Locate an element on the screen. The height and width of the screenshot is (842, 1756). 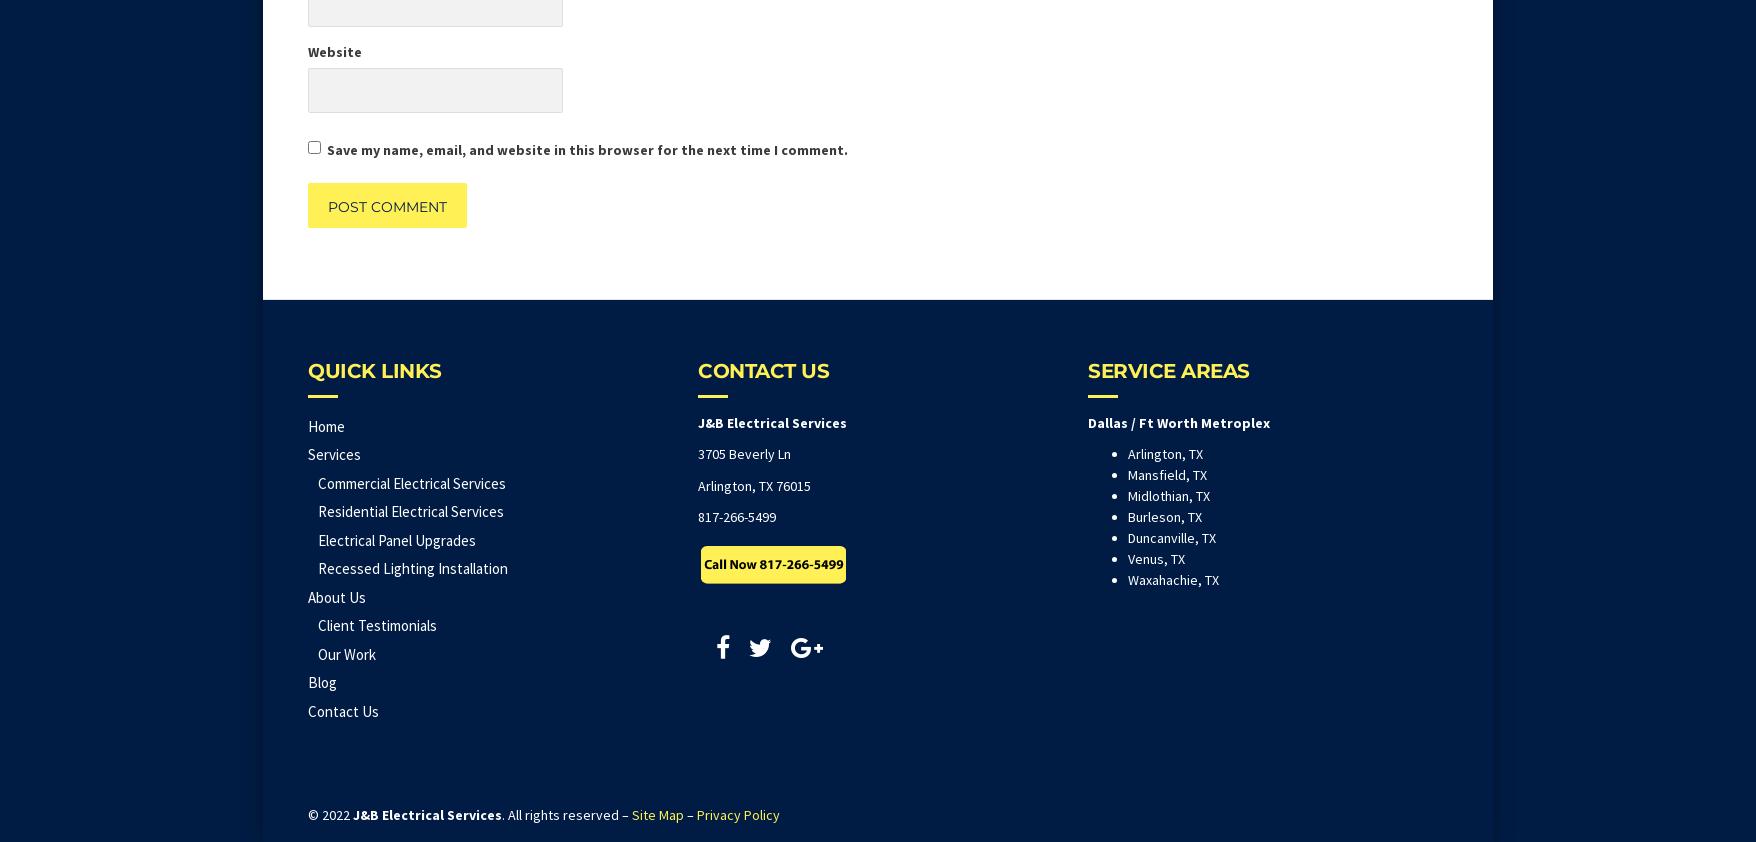
'. All rights reserved –' is located at coordinates (502, 814).